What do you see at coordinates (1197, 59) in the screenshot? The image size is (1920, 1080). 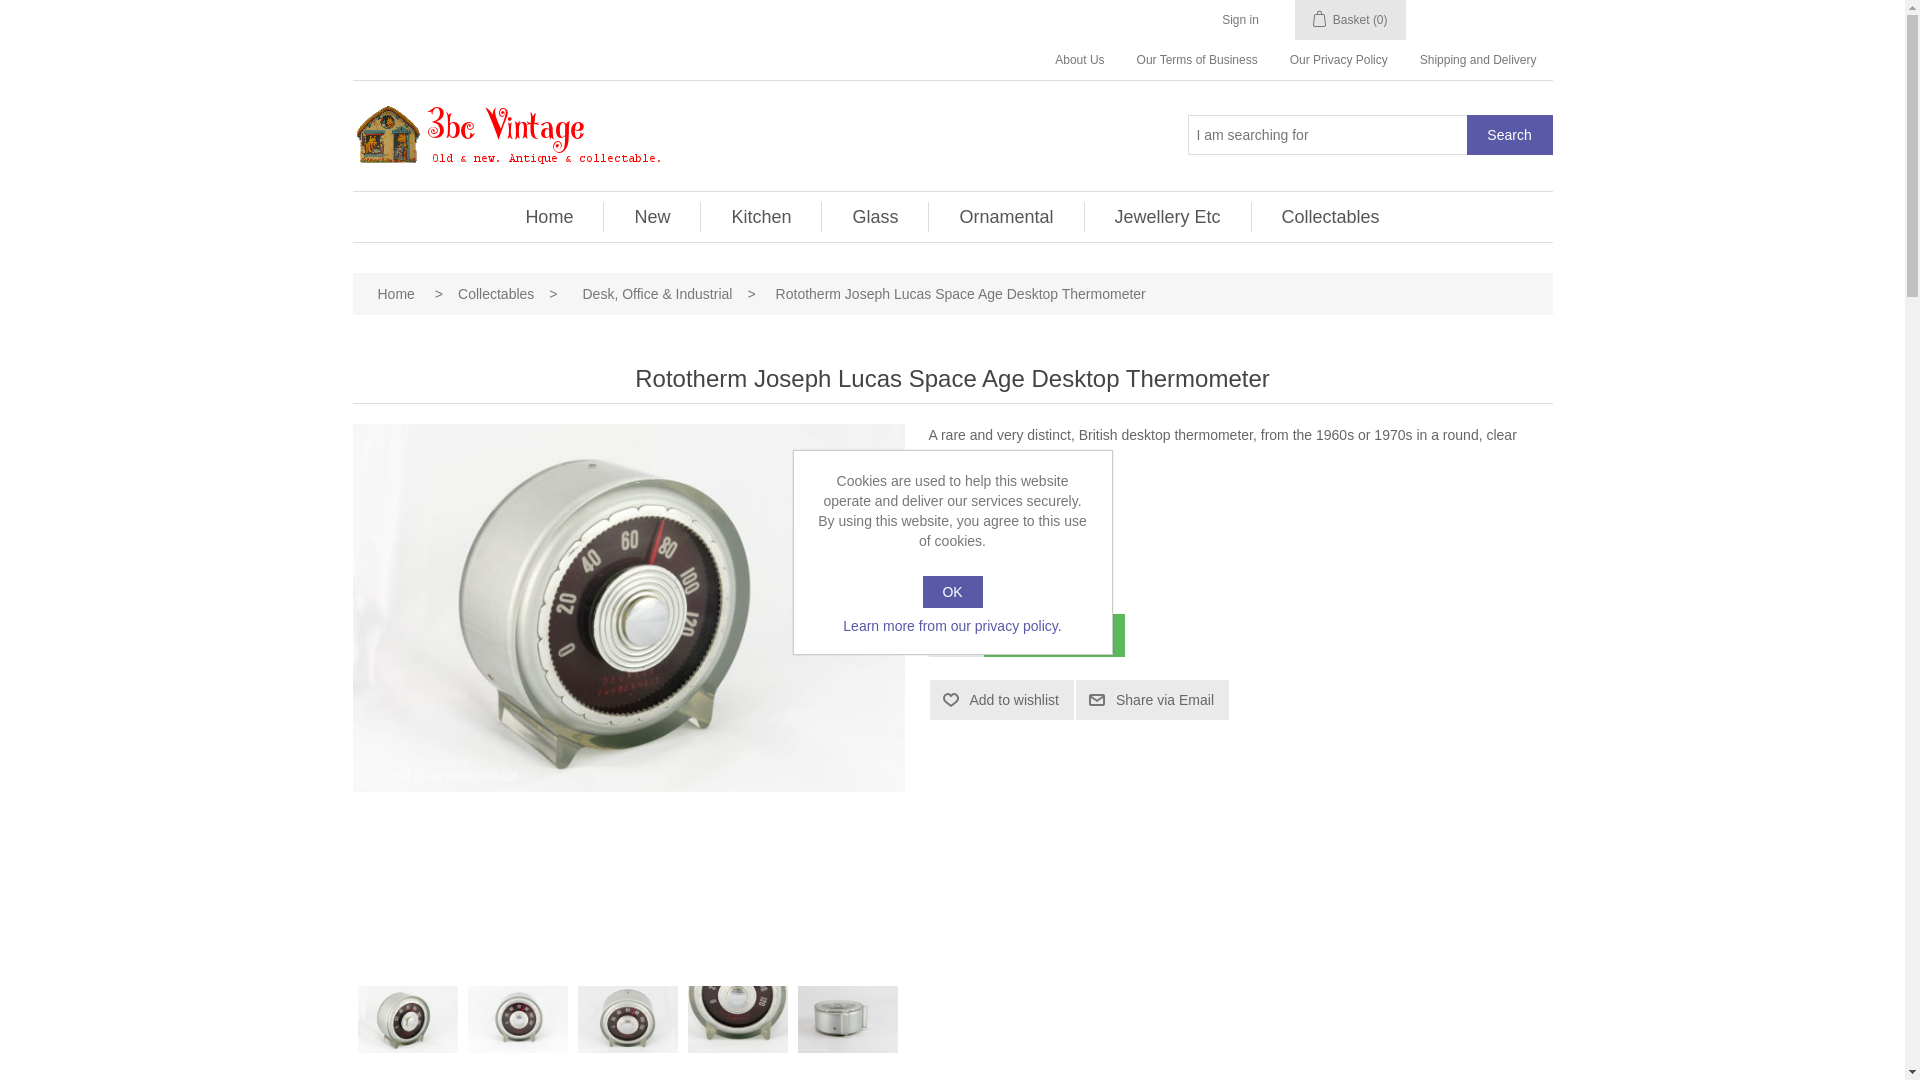 I see `'Our Terms of Business'` at bounding box center [1197, 59].